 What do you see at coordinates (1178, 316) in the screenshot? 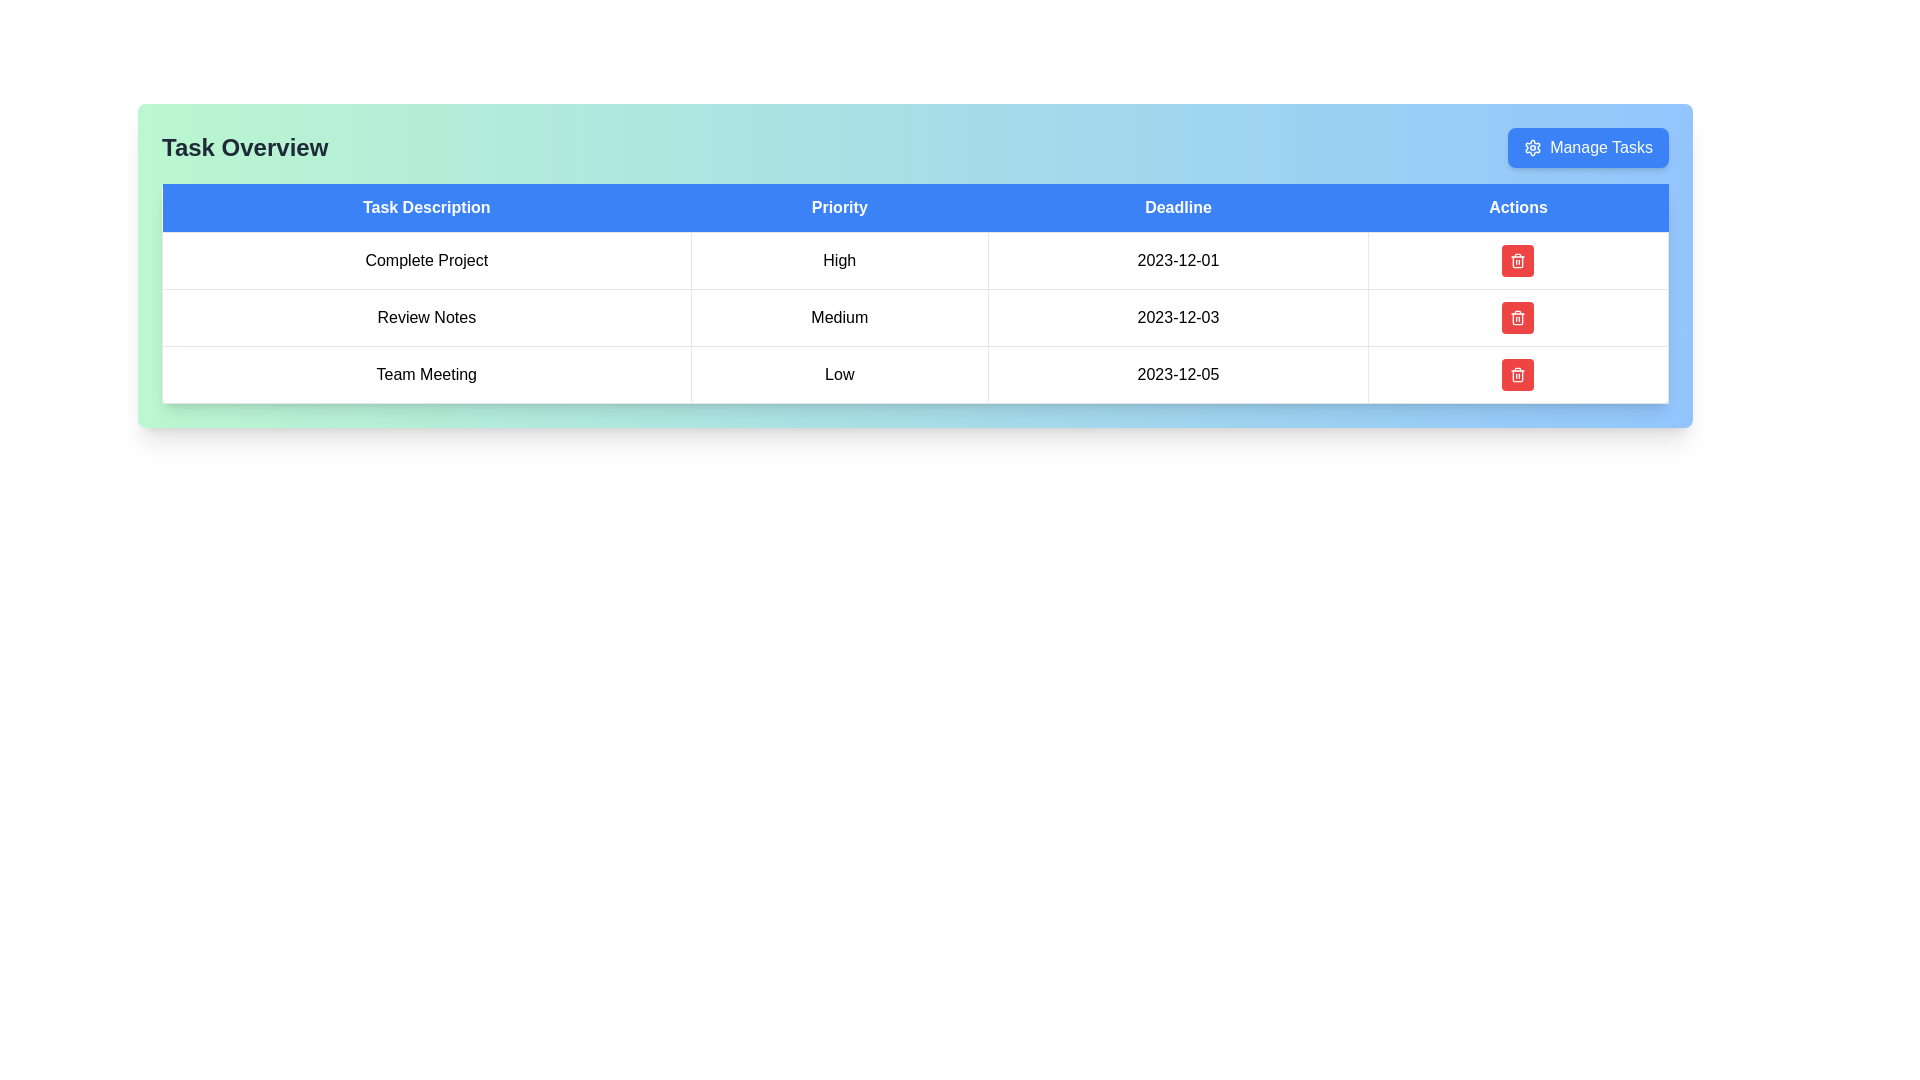
I see `date information displayed in the third cell of the second row under the 'Deadline' column in the task table` at bounding box center [1178, 316].